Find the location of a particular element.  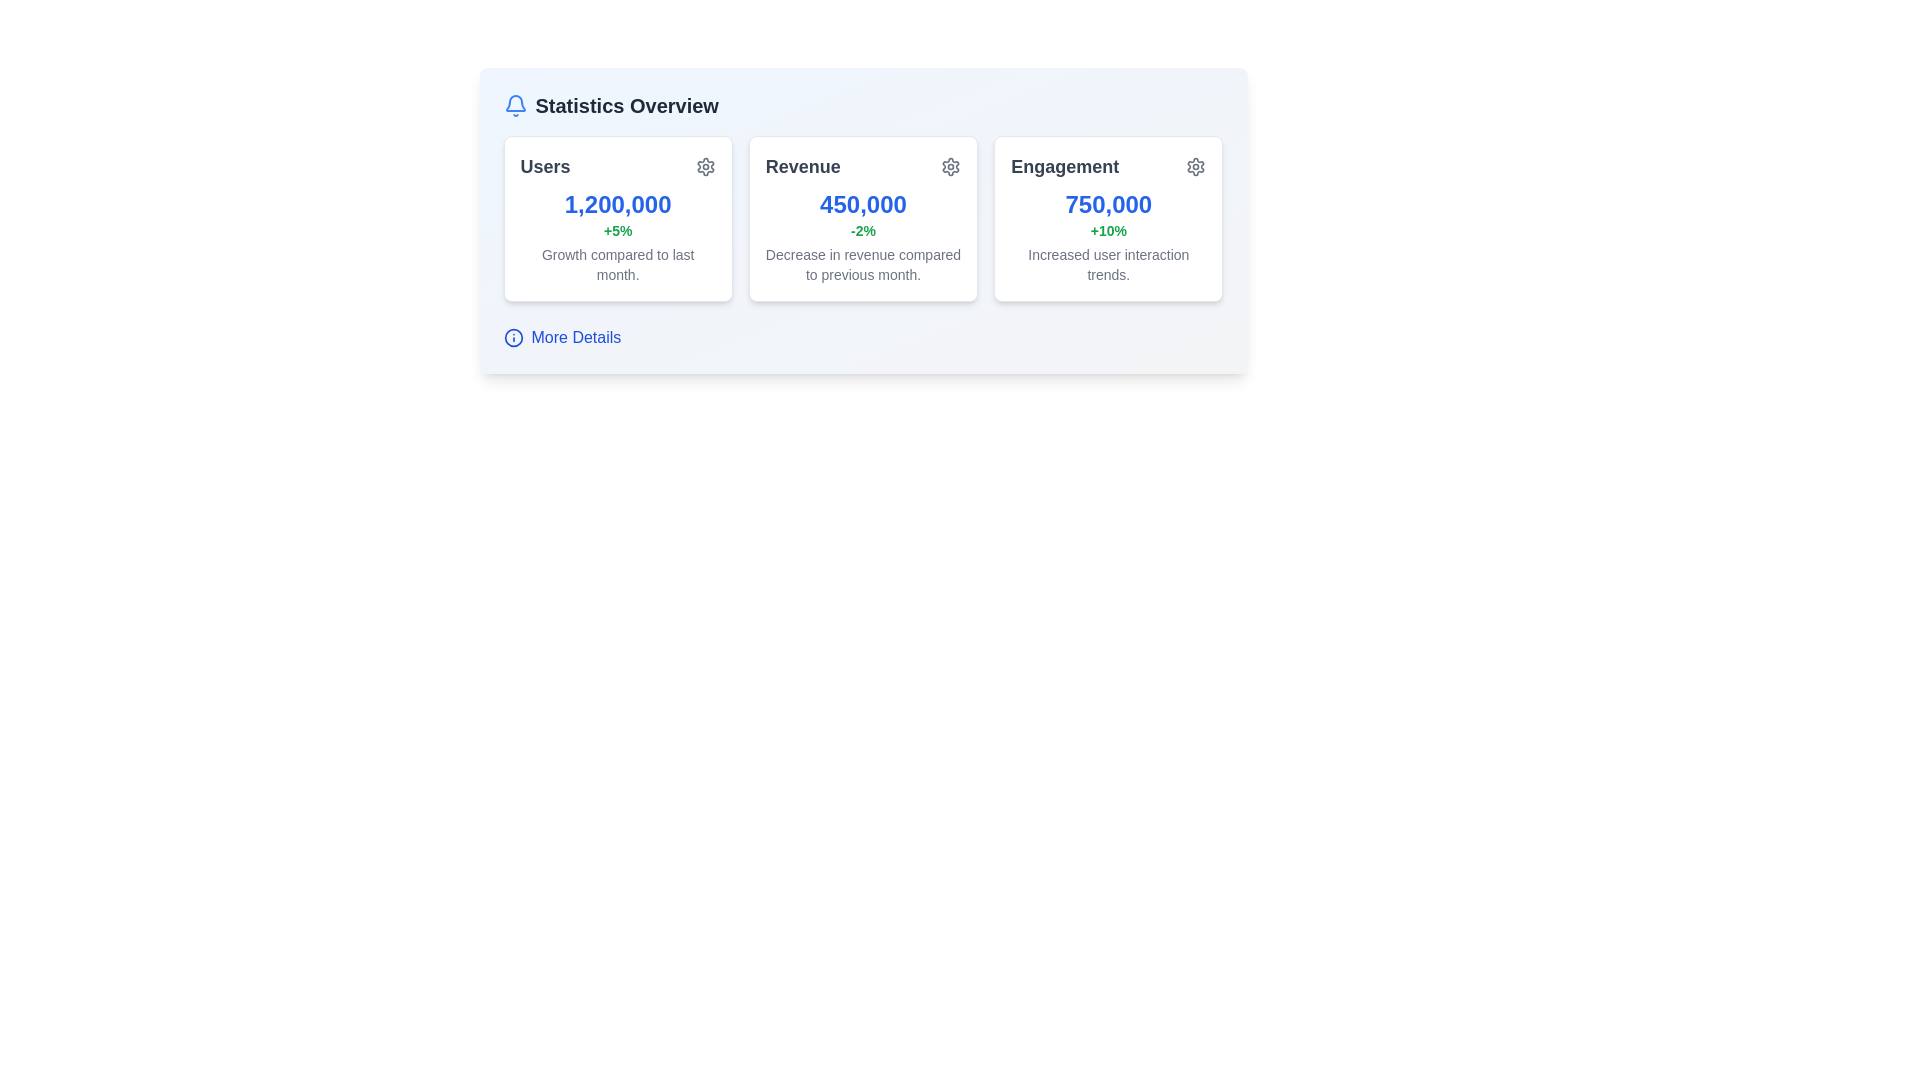

the text label displaying '+10%' in green color, which is located within the 'Engagement' card, positioned below the main metric value '750,000' is located at coordinates (1107, 230).